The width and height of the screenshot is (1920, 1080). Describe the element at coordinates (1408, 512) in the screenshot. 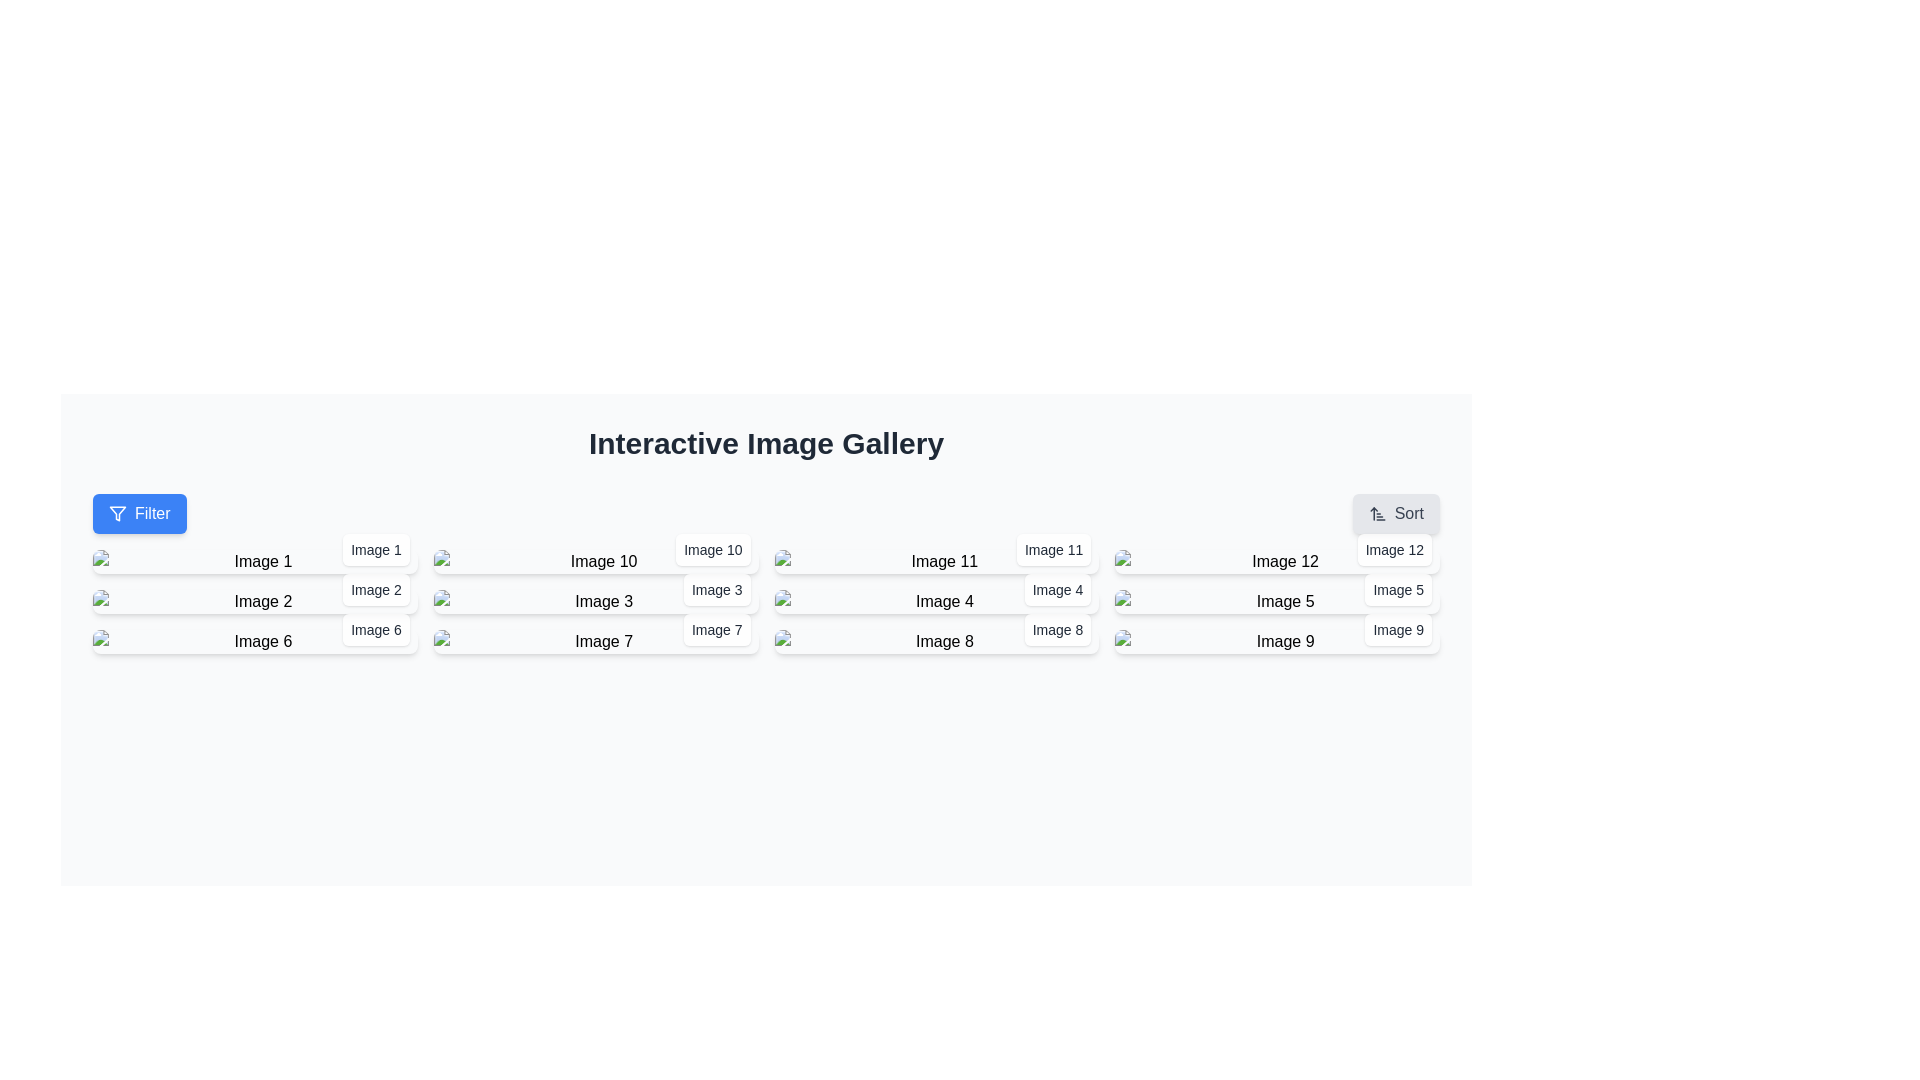

I see `the sorting toggle button located near the top-right of the navigation bar` at that location.